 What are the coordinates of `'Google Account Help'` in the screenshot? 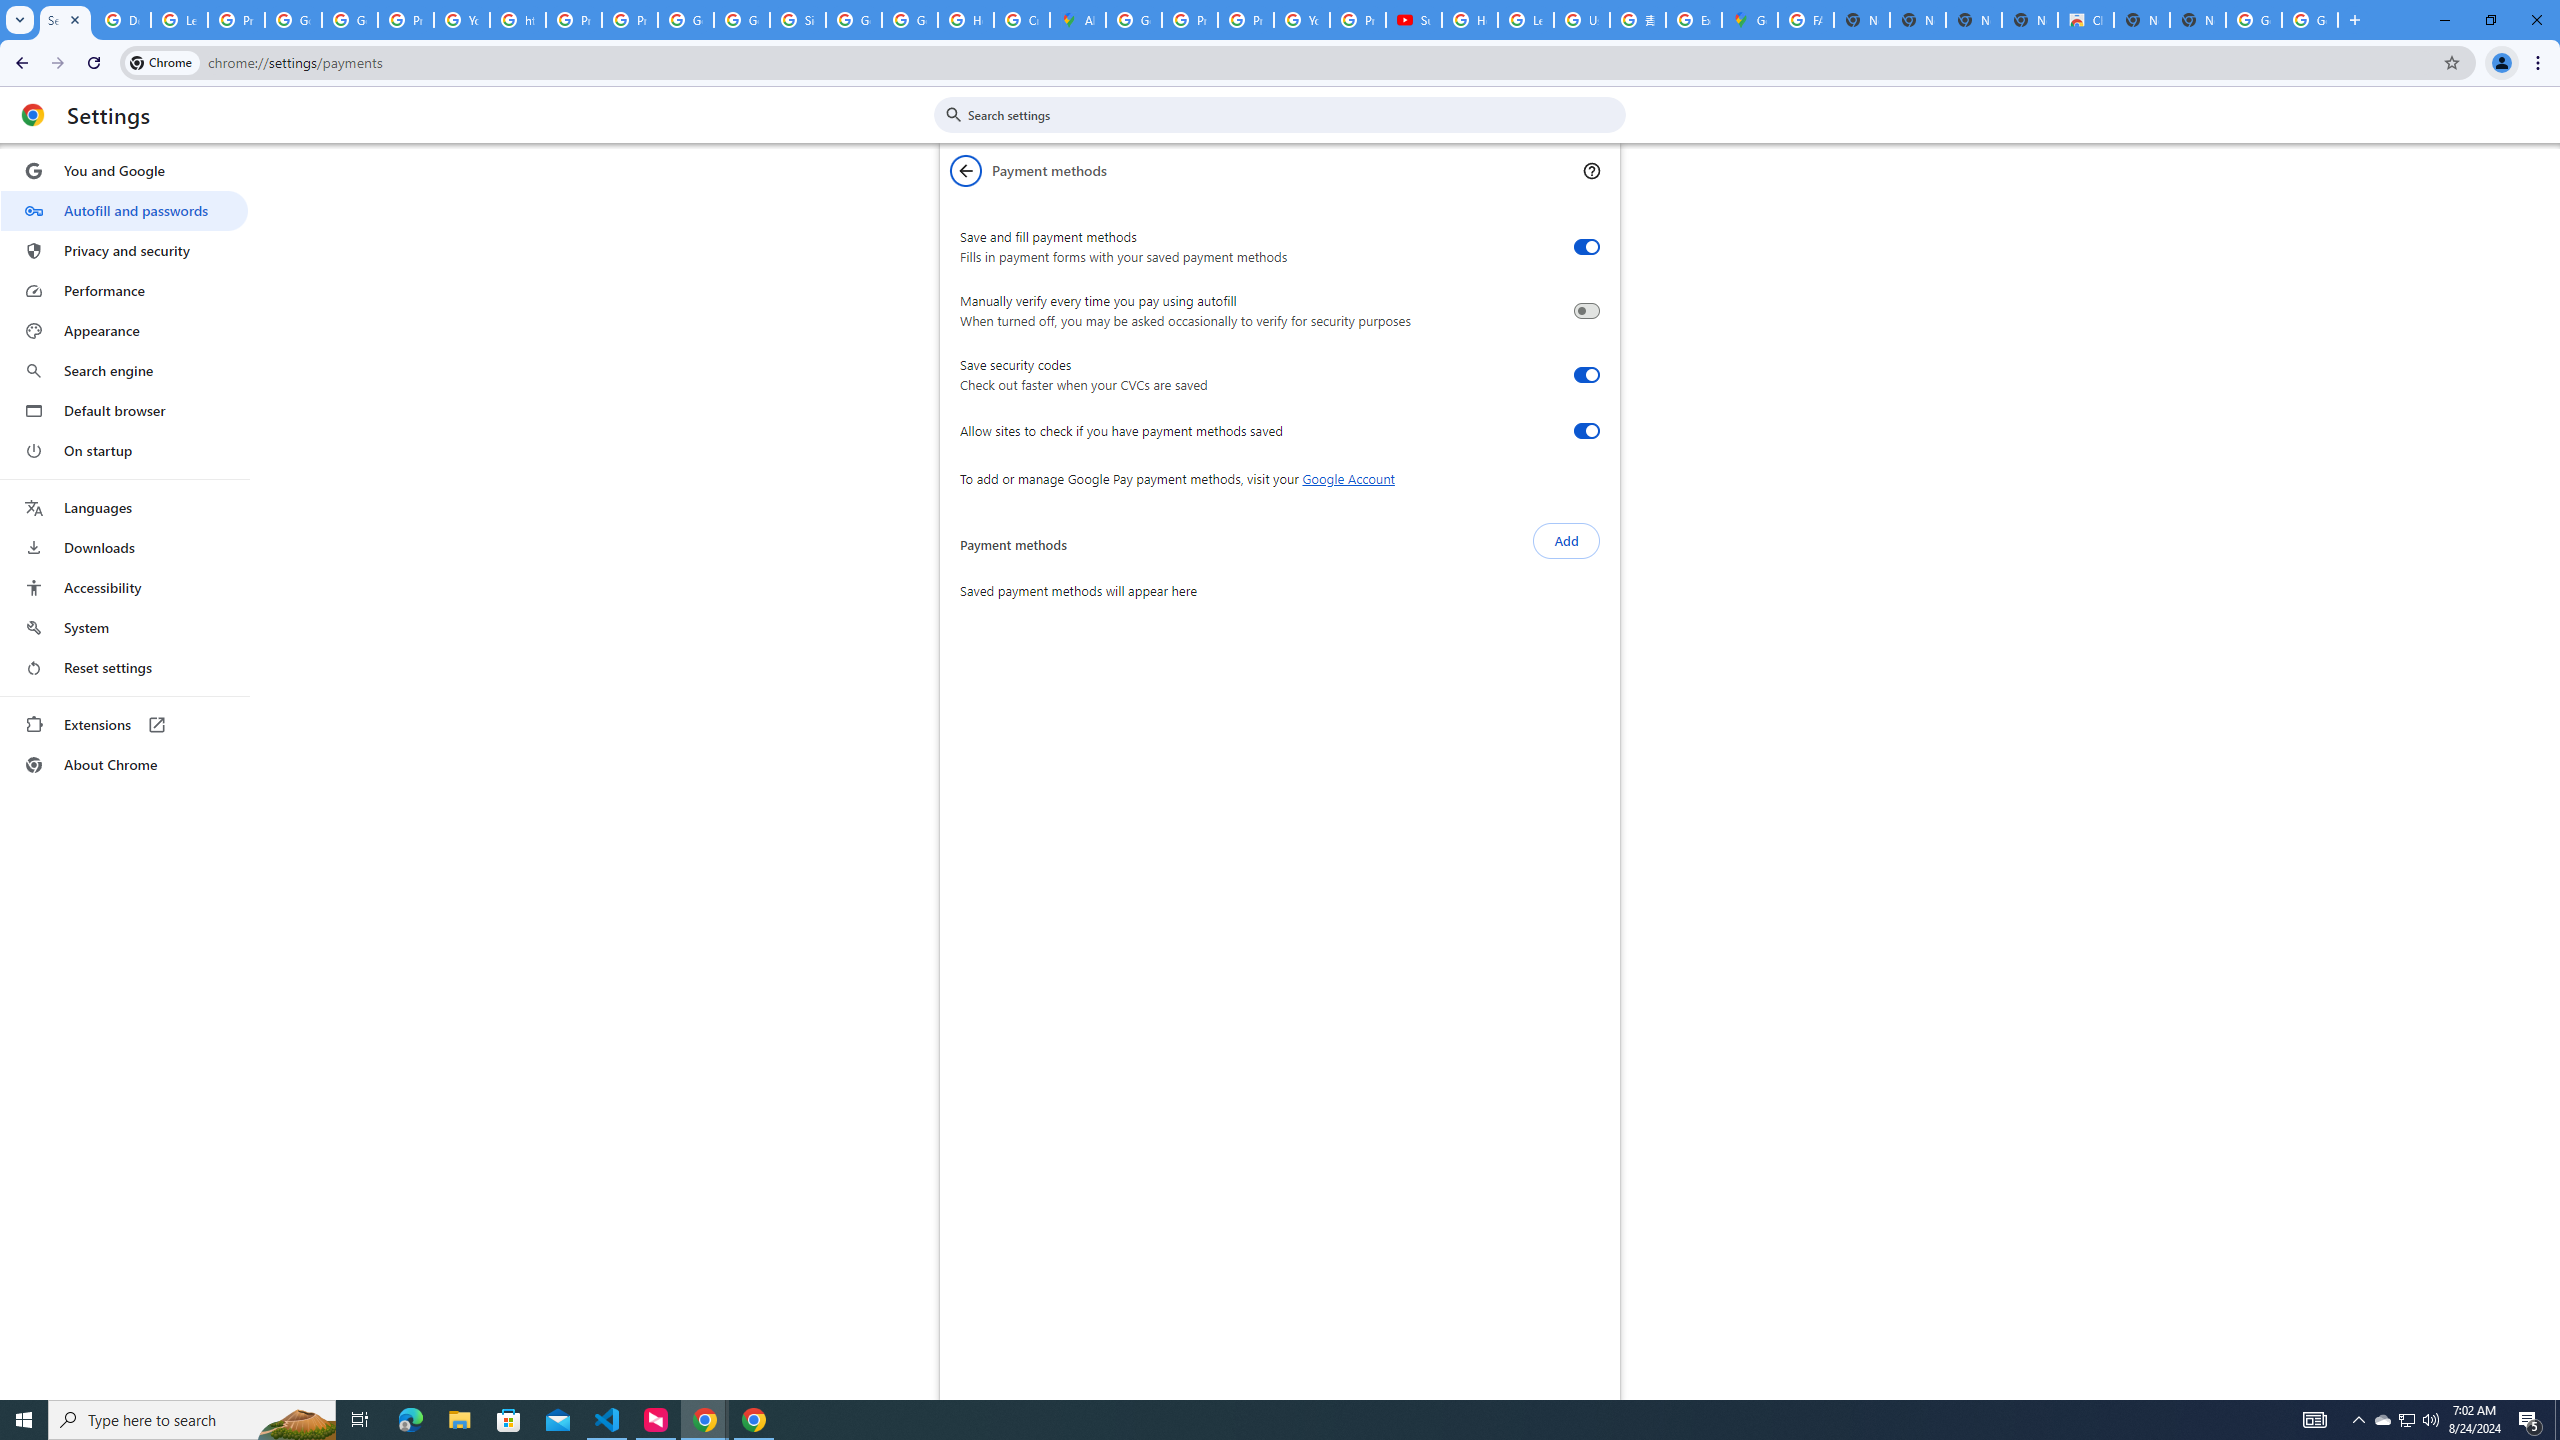 It's located at (293, 19).